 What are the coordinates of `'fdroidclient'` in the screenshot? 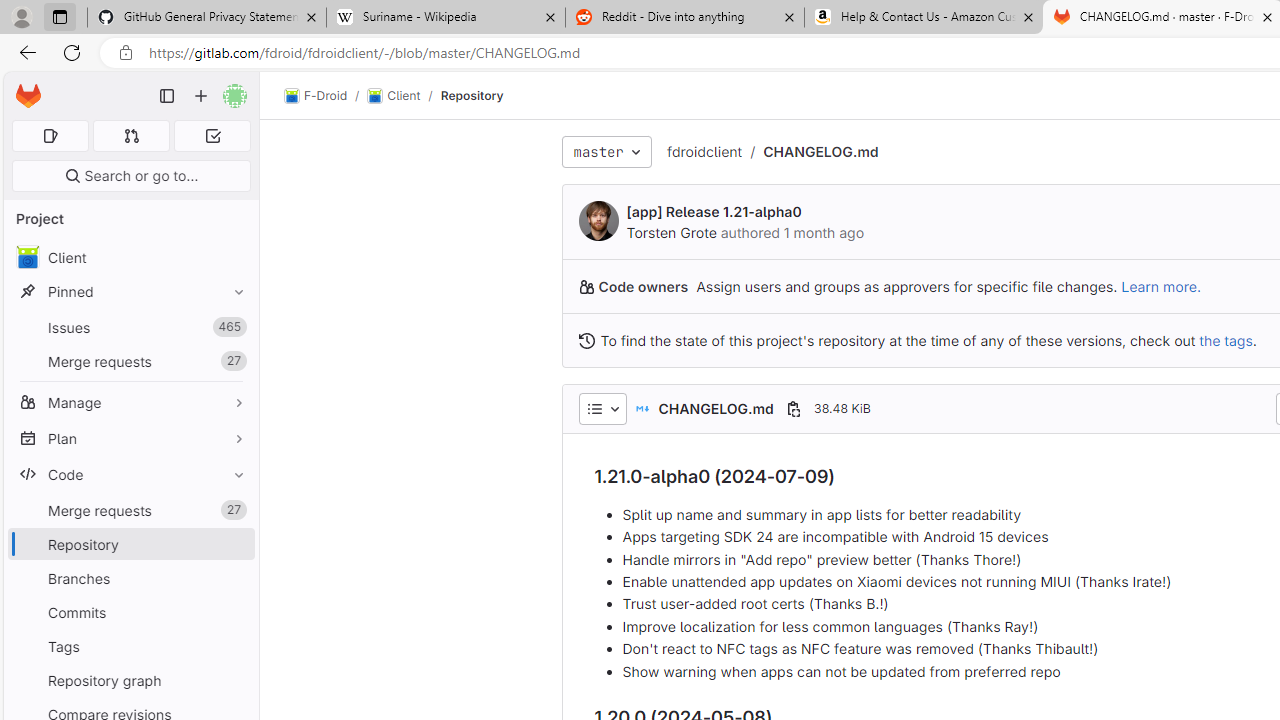 It's located at (704, 150).